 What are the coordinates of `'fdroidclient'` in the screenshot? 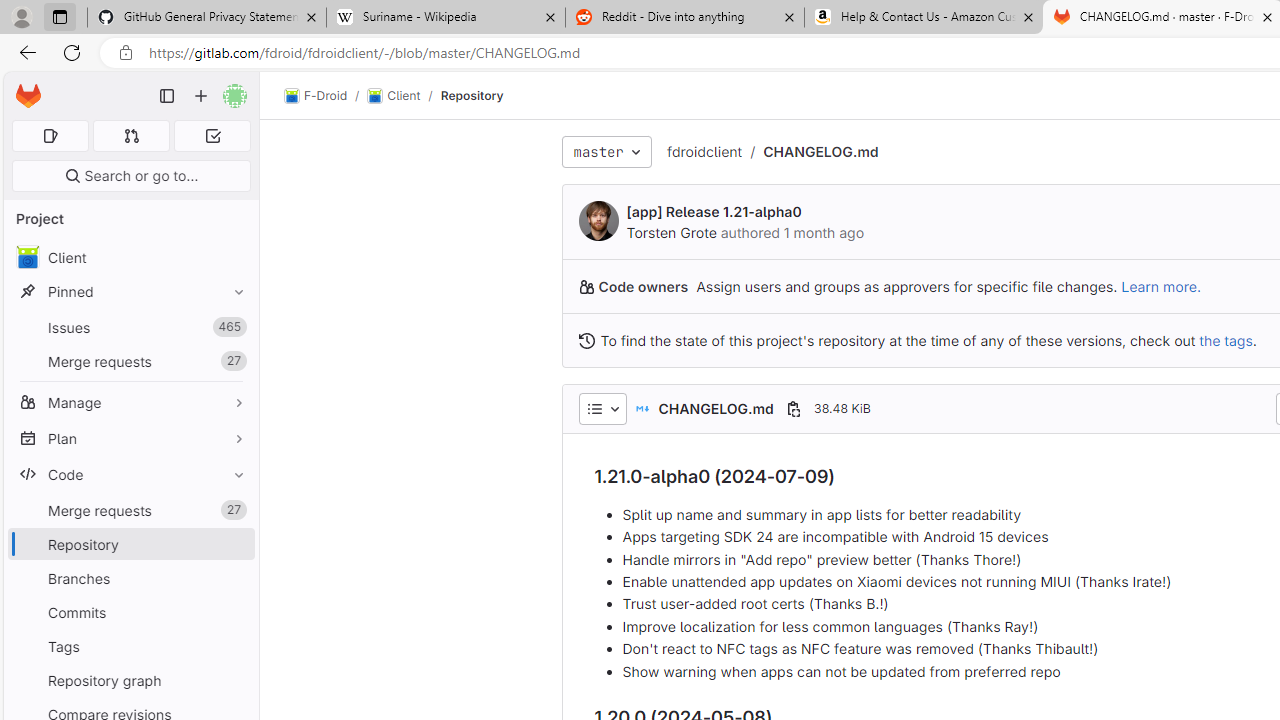 It's located at (704, 150).